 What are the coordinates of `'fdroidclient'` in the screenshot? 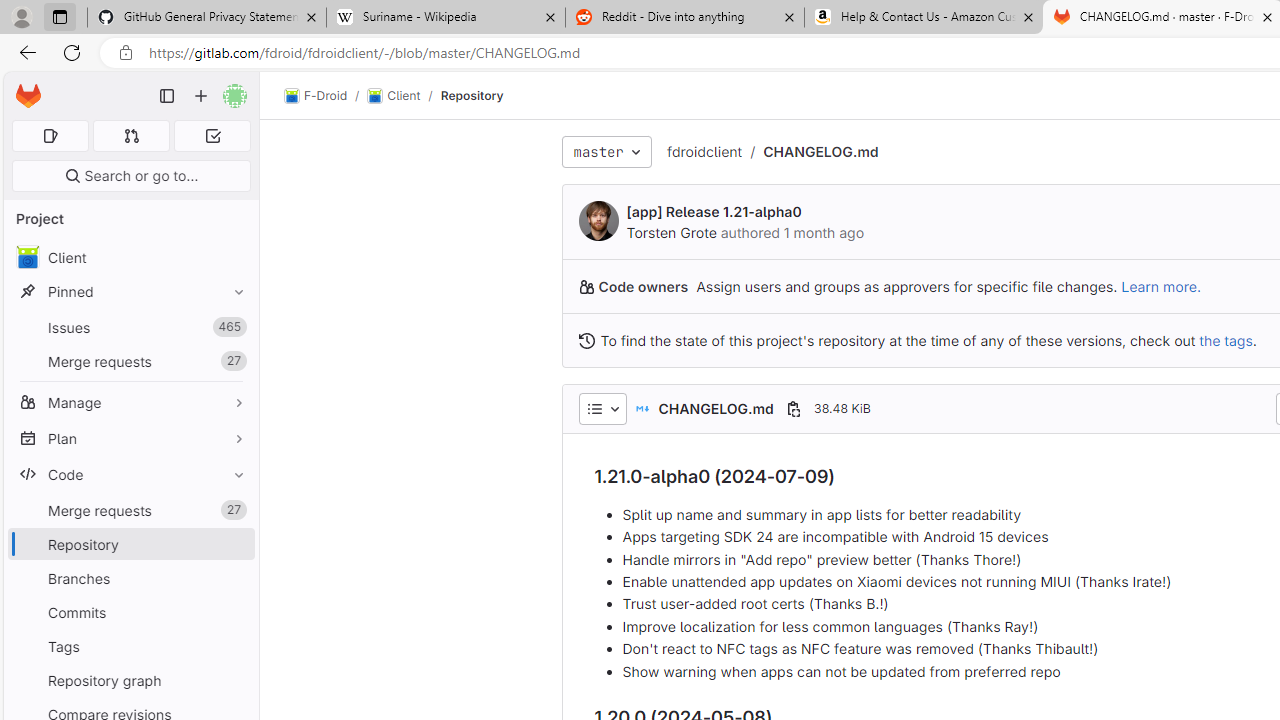 It's located at (704, 150).